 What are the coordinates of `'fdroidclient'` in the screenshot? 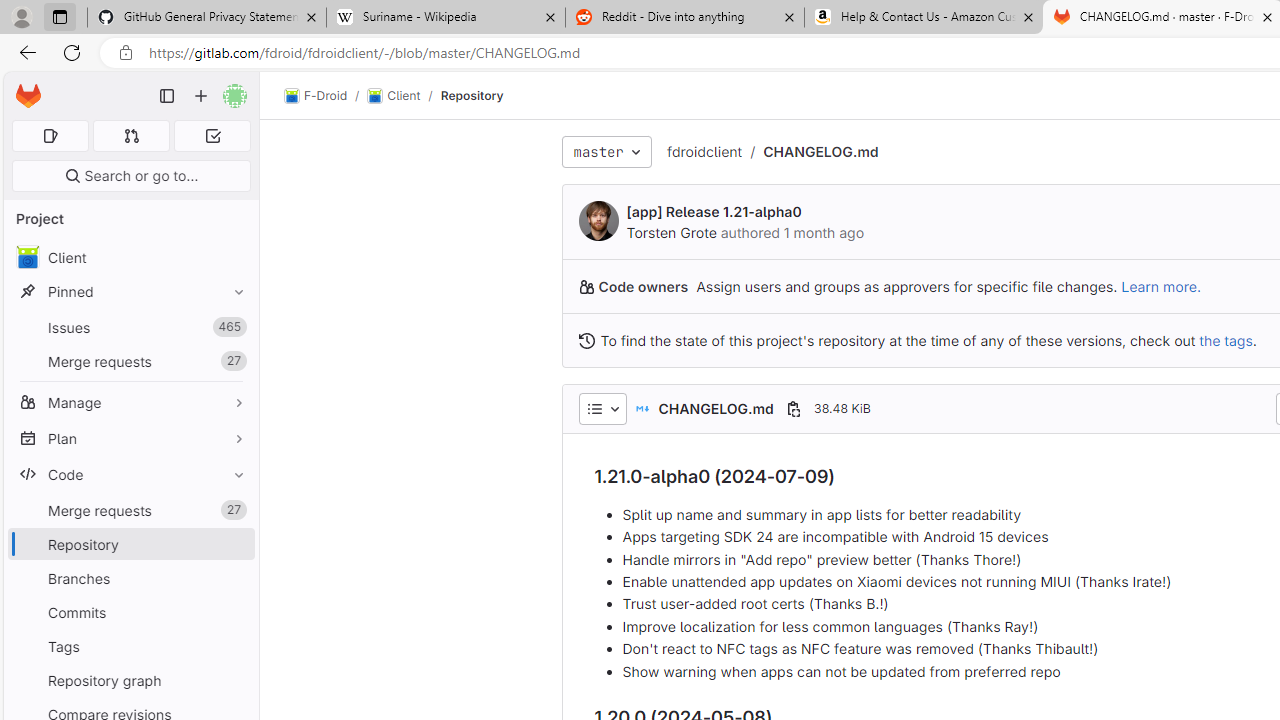 It's located at (704, 150).